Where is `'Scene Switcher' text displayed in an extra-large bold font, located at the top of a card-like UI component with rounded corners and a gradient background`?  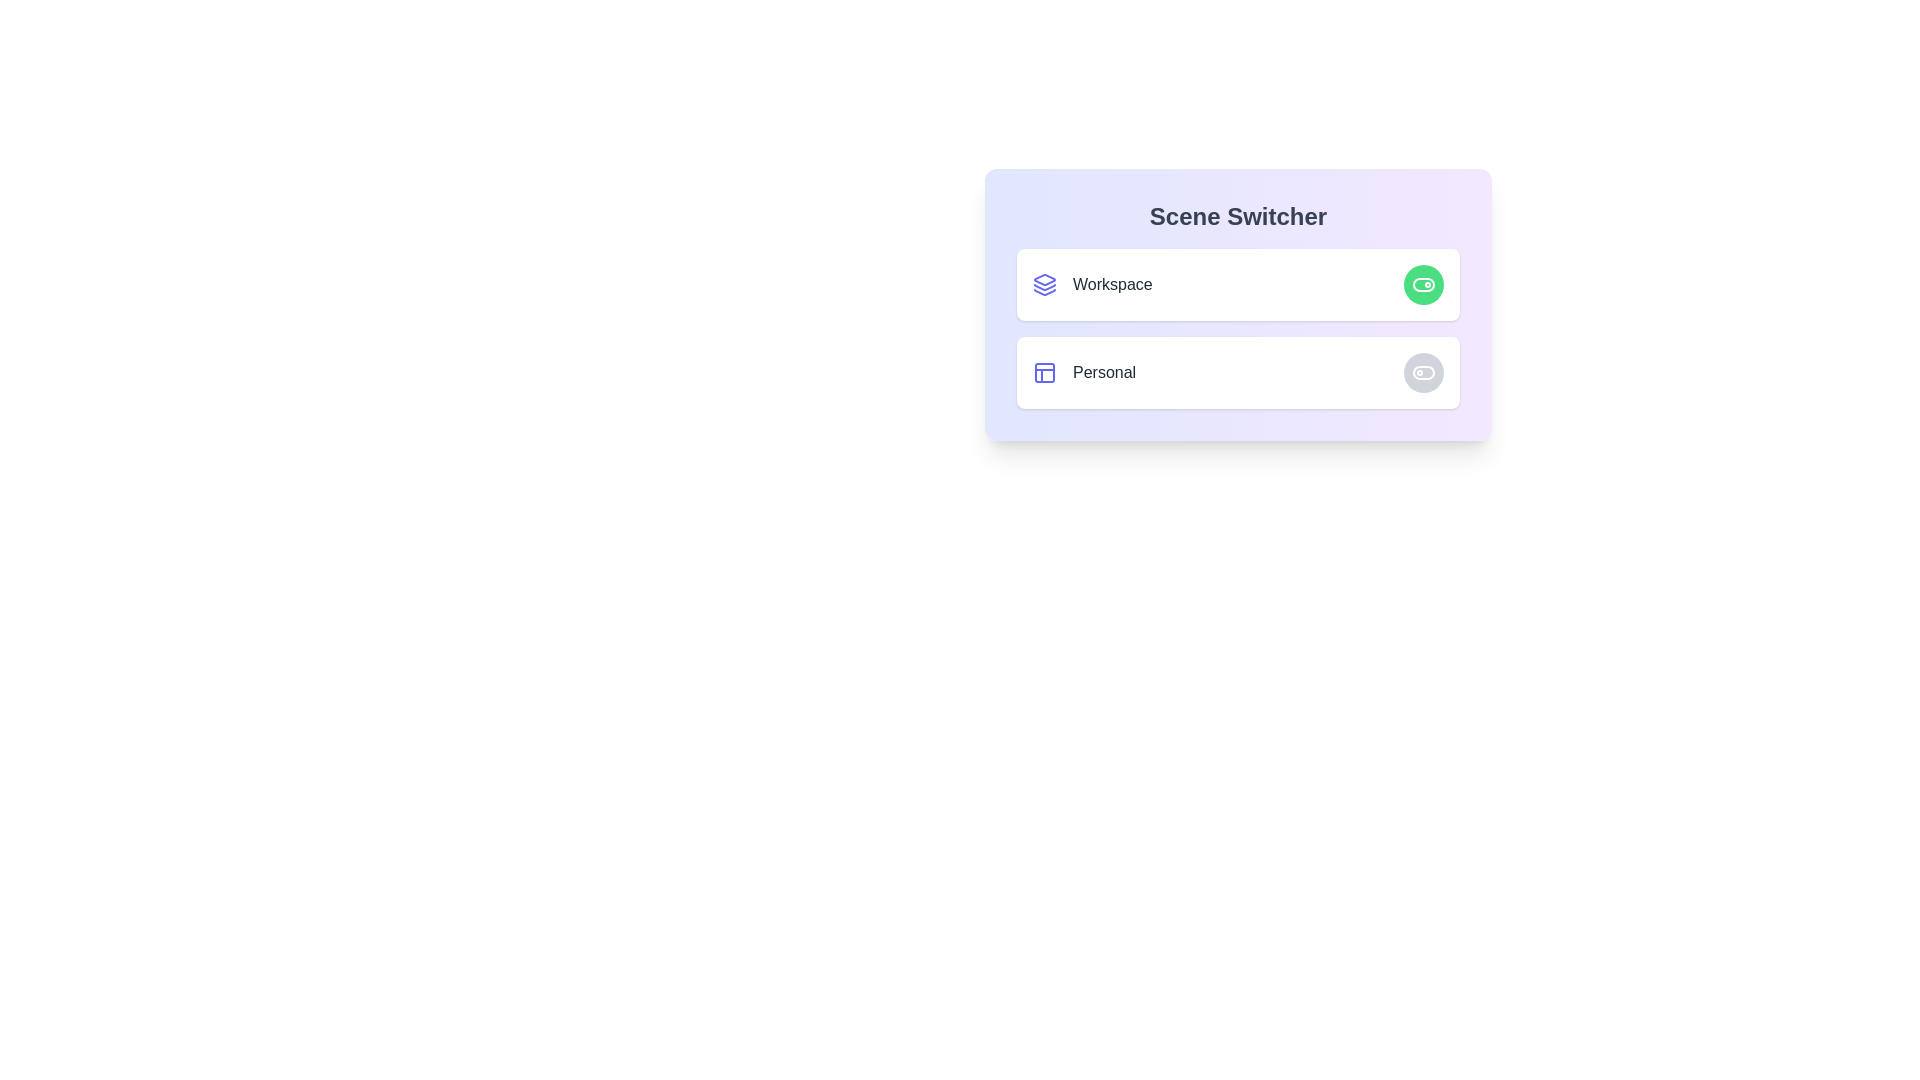
'Scene Switcher' text displayed in an extra-large bold font, located at the top of a card-like UI component with rounded corners and a gradient background is located at coordinates (1237, 216).